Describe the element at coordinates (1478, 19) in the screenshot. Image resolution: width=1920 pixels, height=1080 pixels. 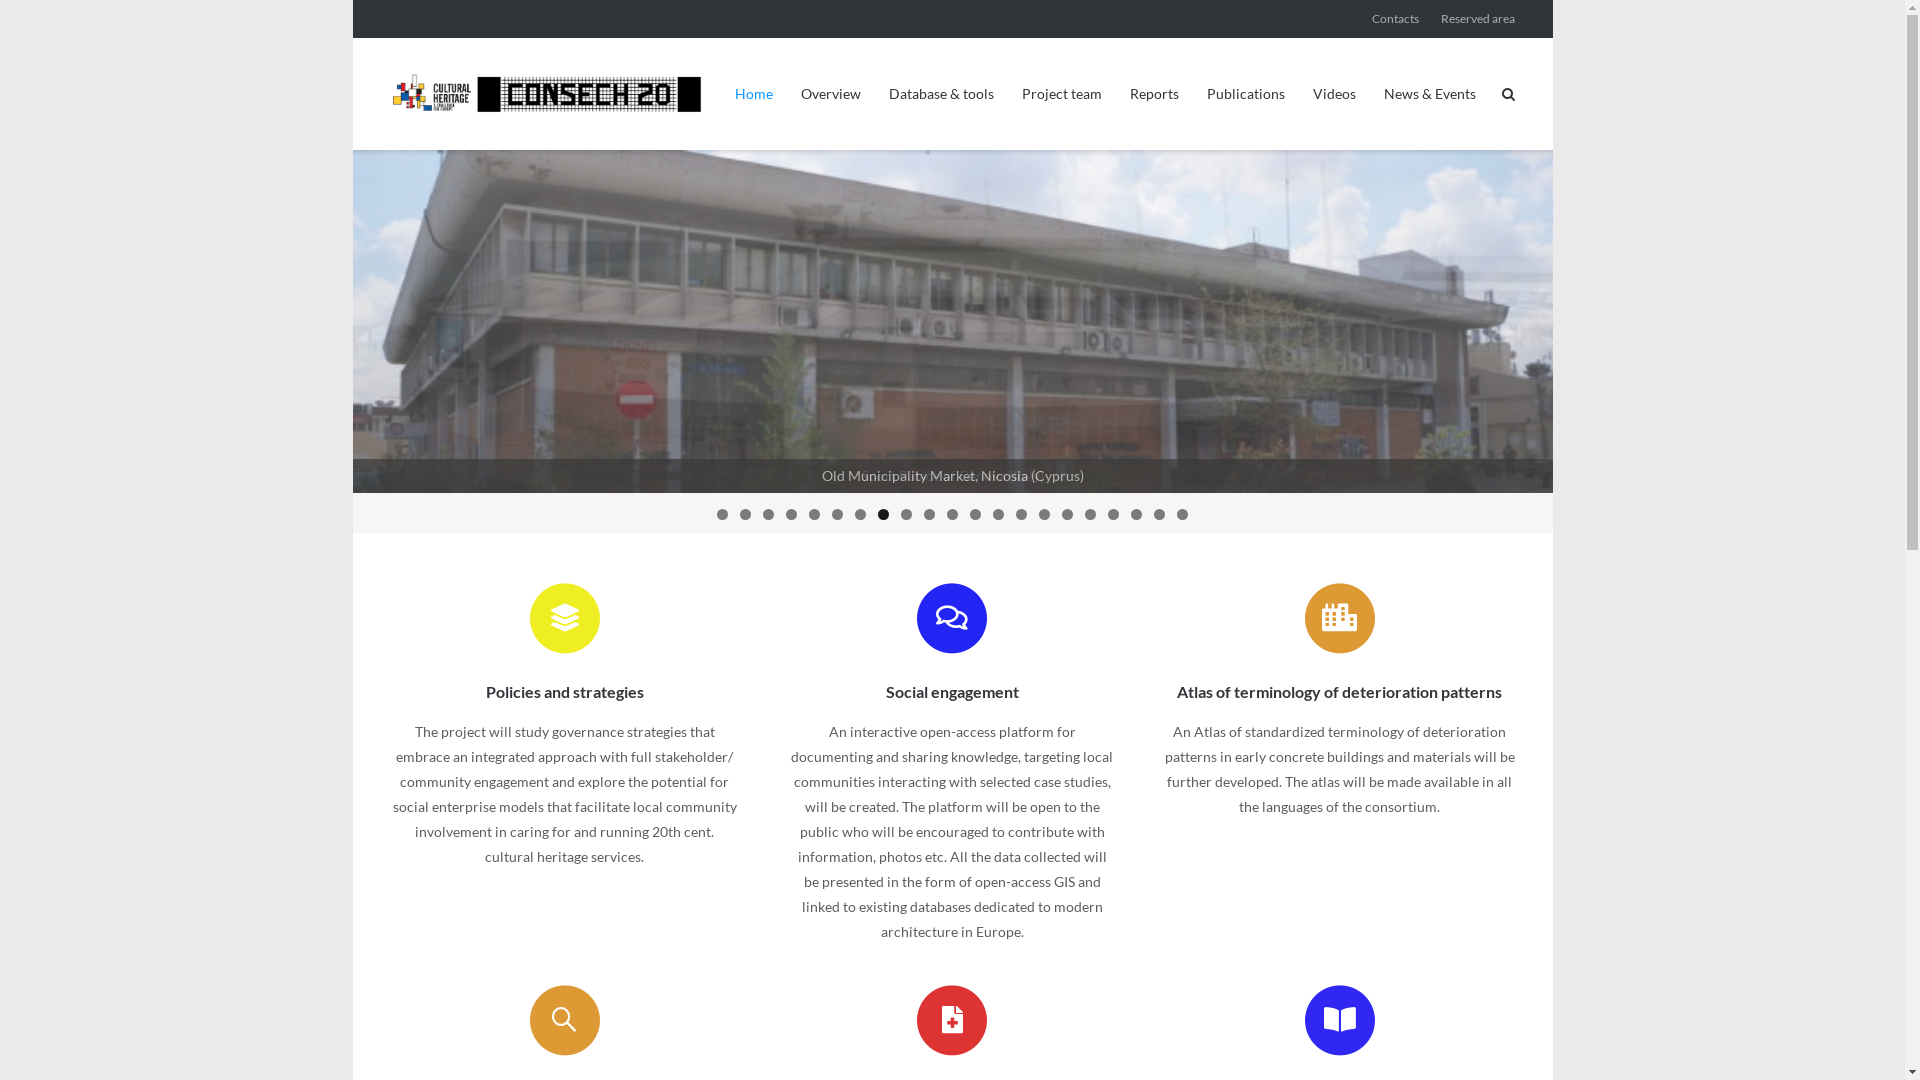
I see `'Reserved area'` at that location.